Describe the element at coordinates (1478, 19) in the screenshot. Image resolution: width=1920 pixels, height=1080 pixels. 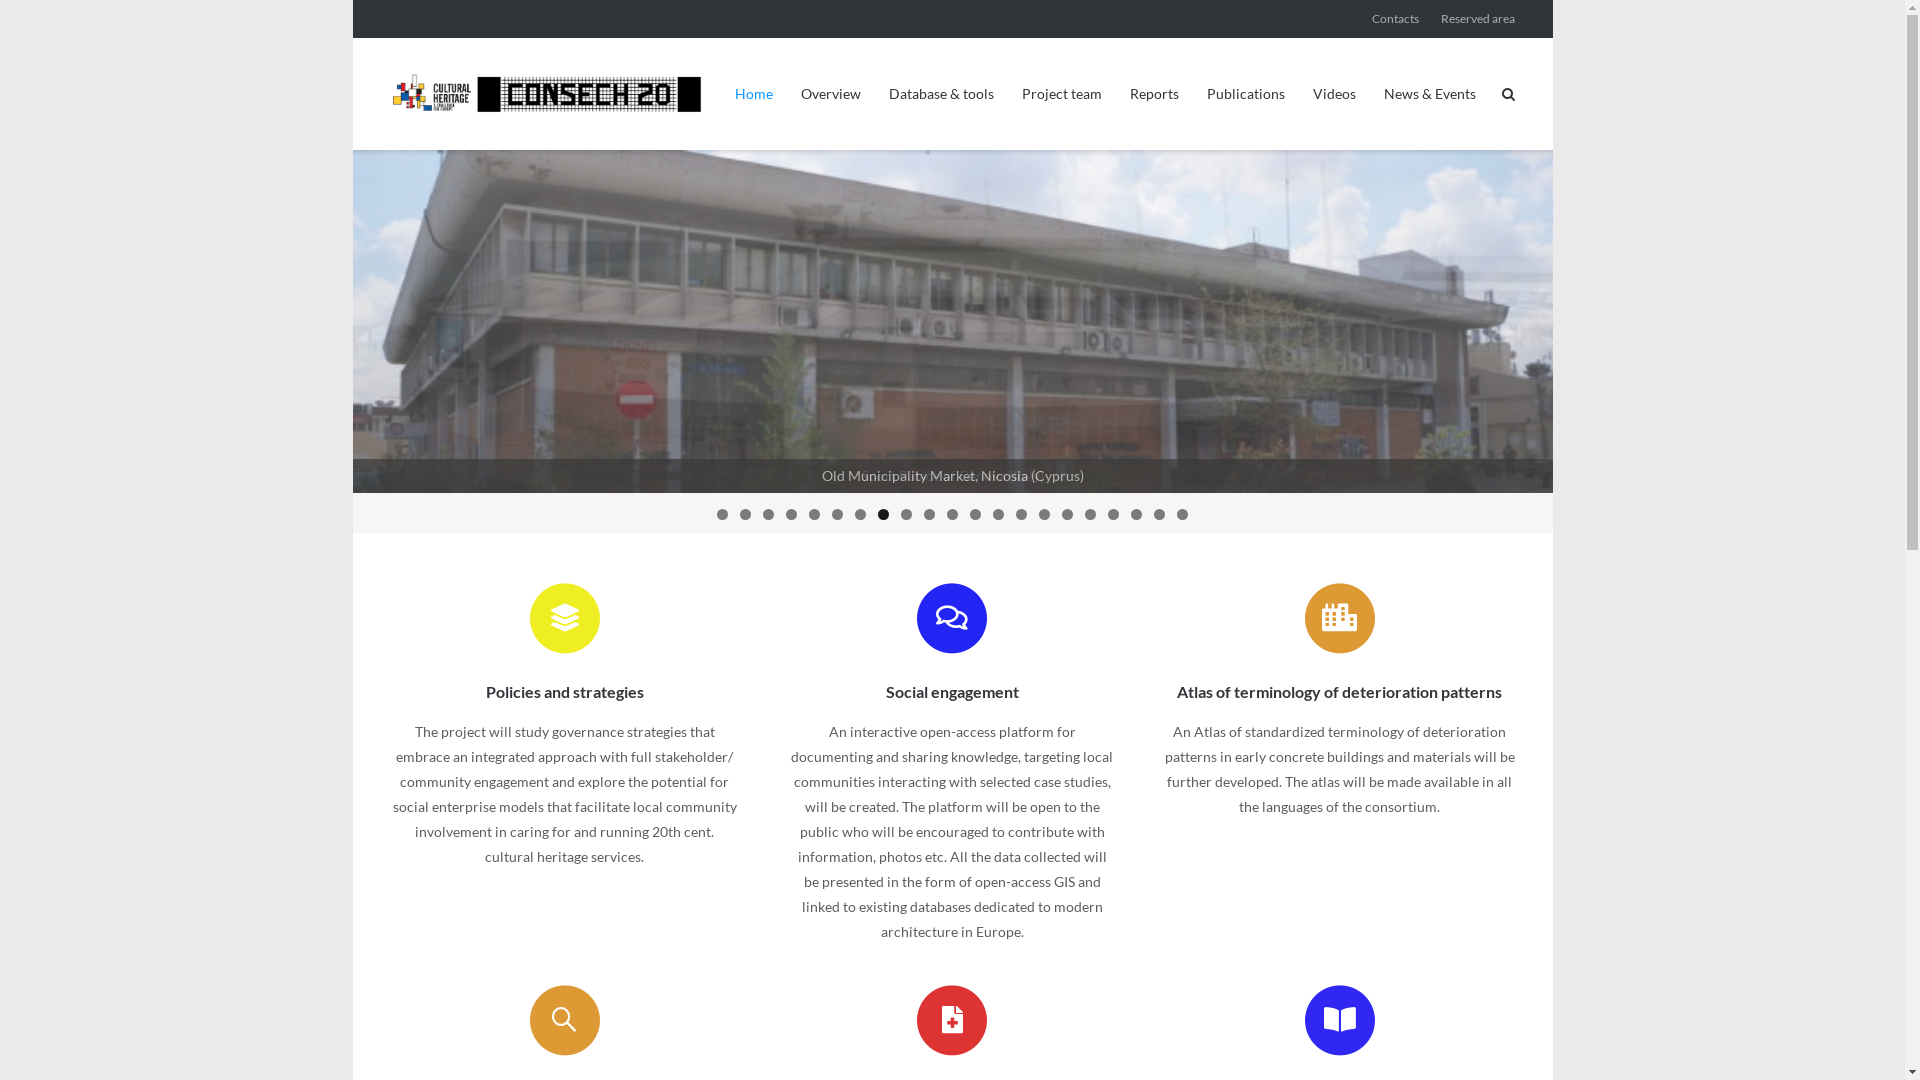
I see `'Reserved area'` at that location.